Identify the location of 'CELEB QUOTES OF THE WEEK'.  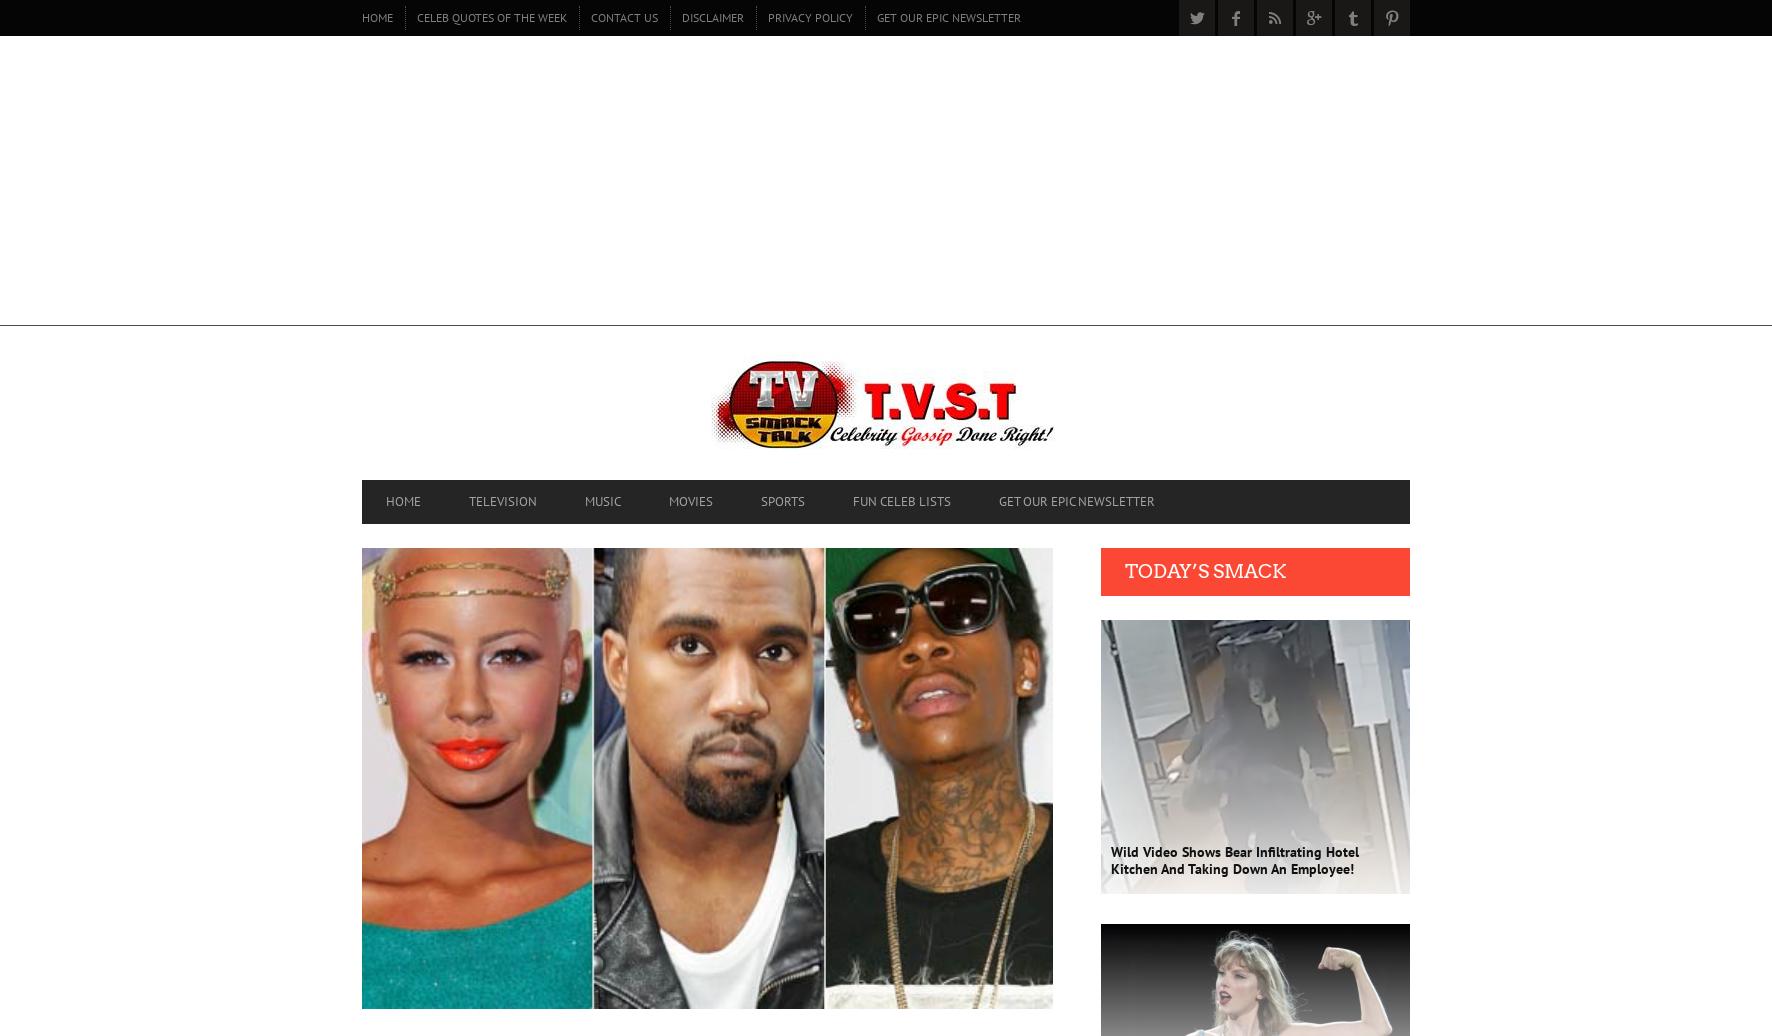
(490, 16).